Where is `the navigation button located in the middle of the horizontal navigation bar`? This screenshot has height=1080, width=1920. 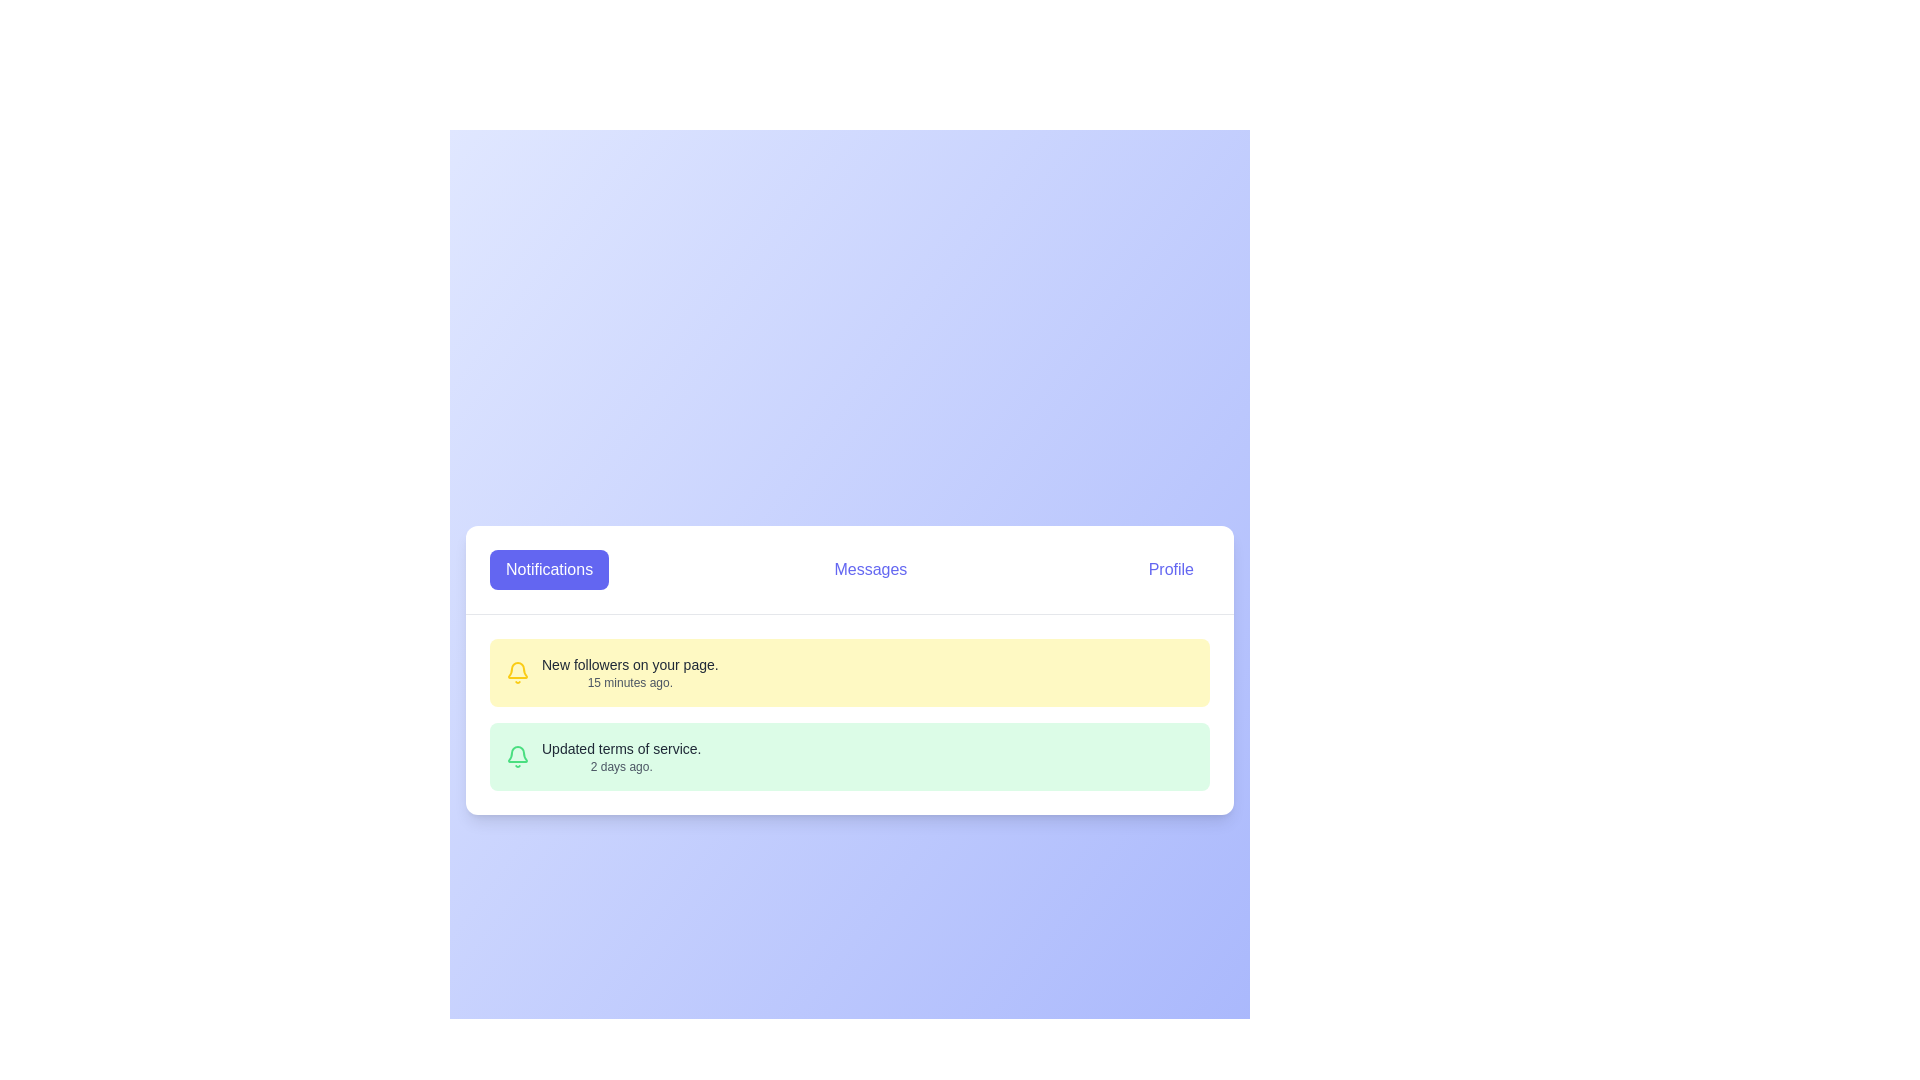
the navigation button located in the middle of the horizontal navigation bar is located at coordinates (870, 569).